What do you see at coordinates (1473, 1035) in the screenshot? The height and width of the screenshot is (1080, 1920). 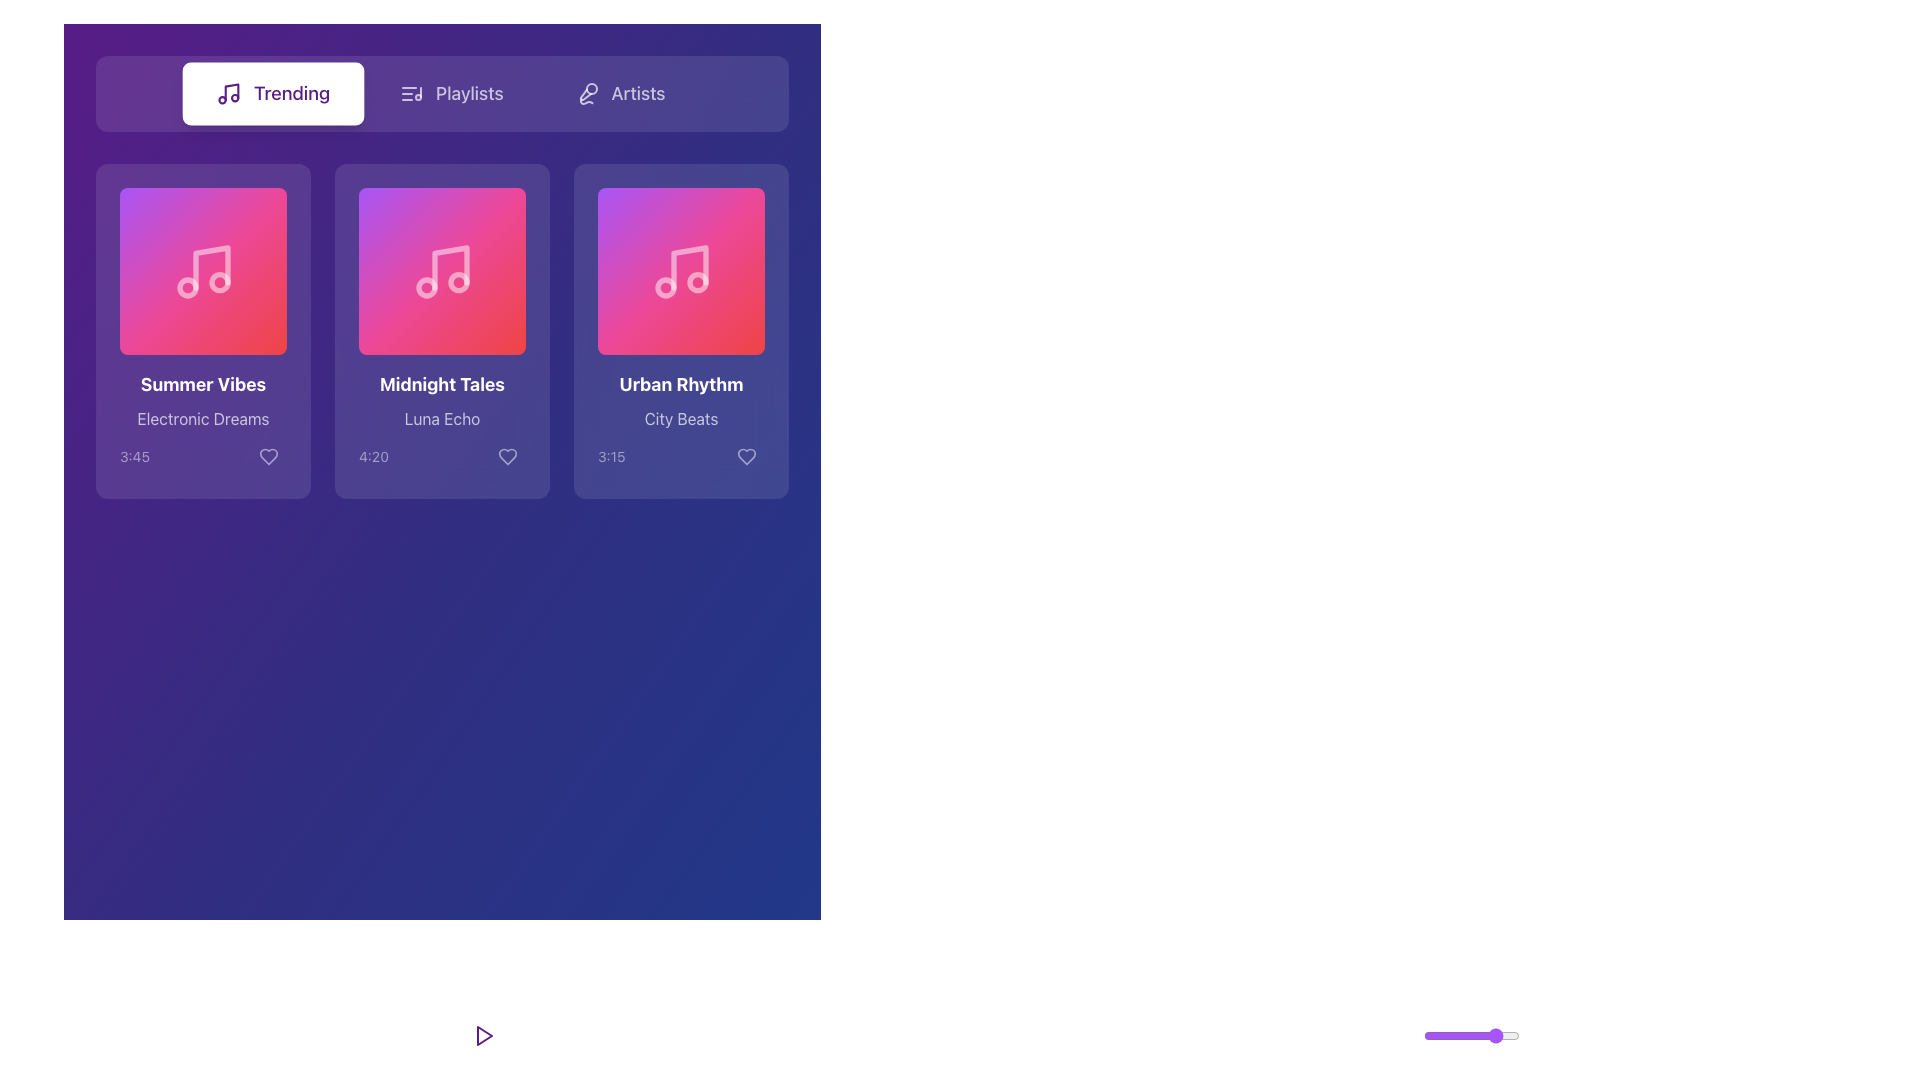 I see `the value of the slider` at bounding box center [1473, 1035].